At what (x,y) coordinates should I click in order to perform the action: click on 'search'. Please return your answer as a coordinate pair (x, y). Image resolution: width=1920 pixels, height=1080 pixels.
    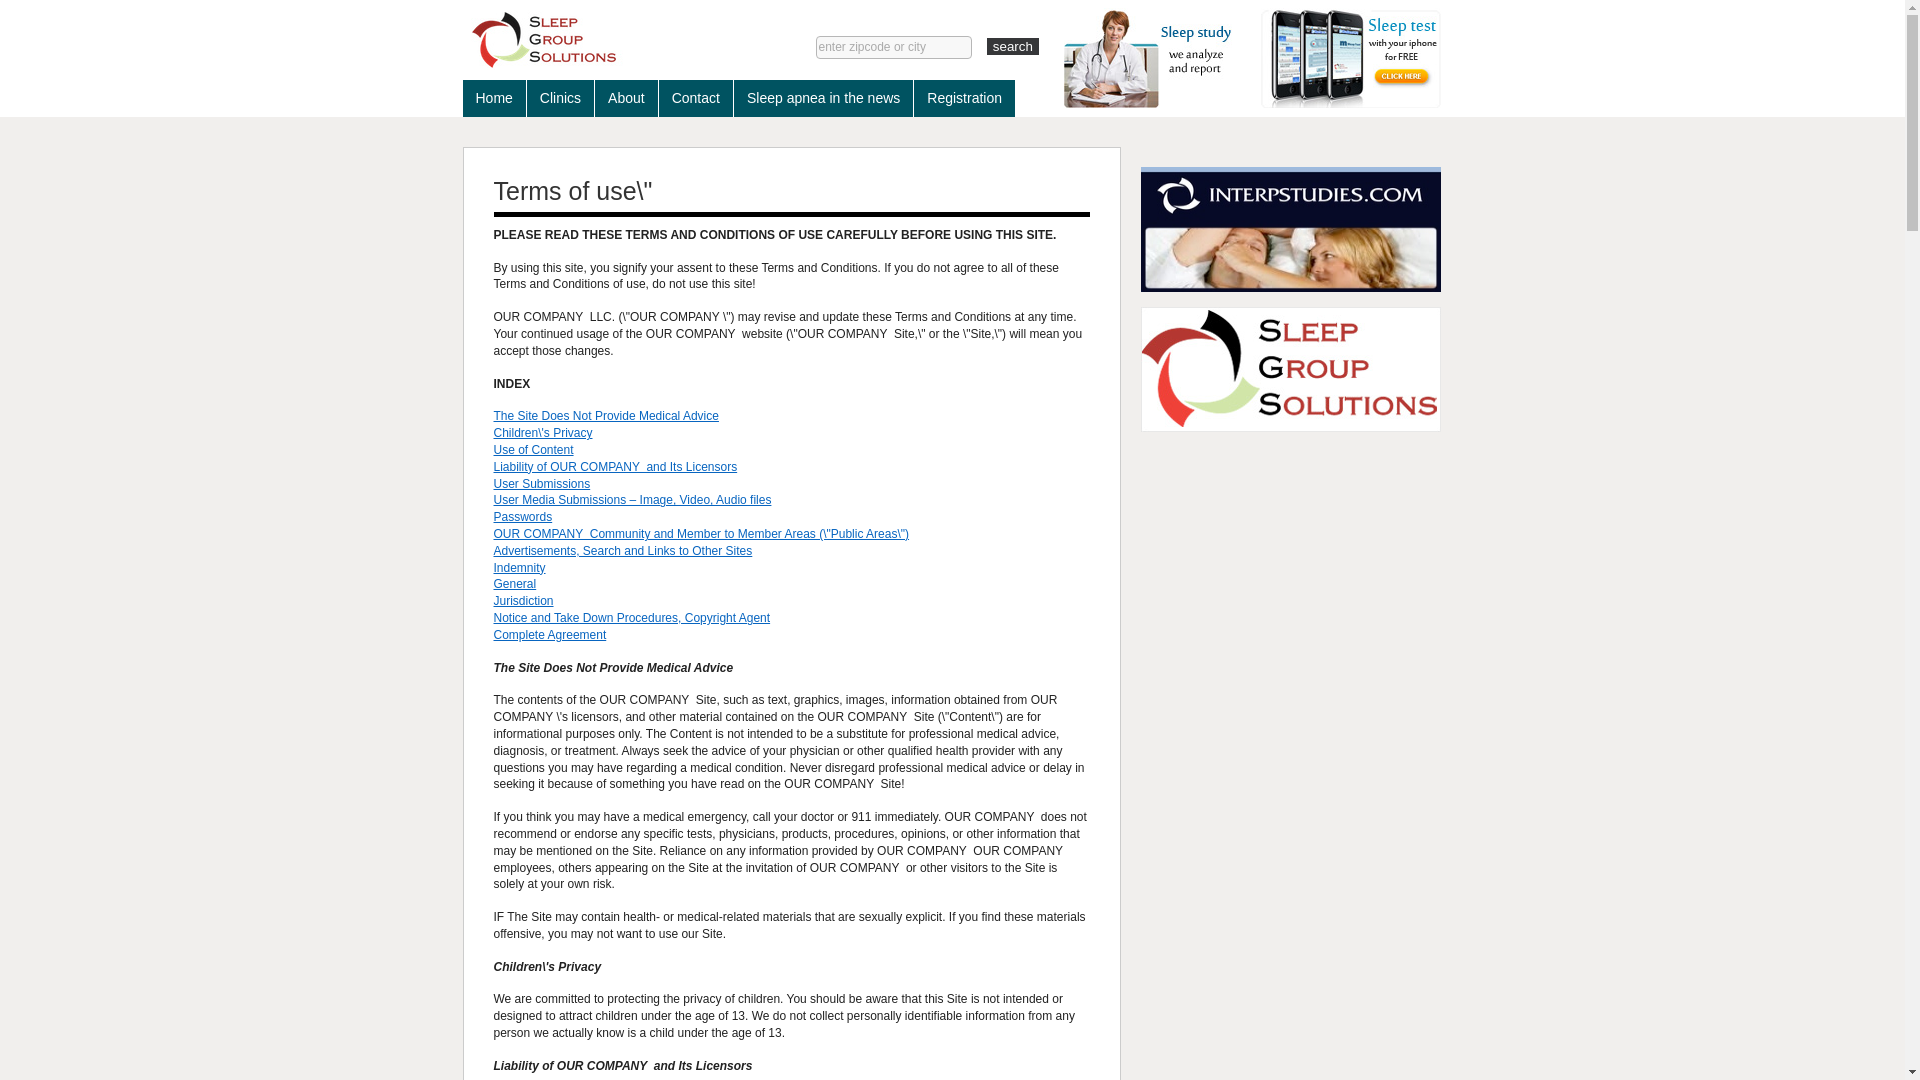
    Looking at the image, I should click on (987, 45).